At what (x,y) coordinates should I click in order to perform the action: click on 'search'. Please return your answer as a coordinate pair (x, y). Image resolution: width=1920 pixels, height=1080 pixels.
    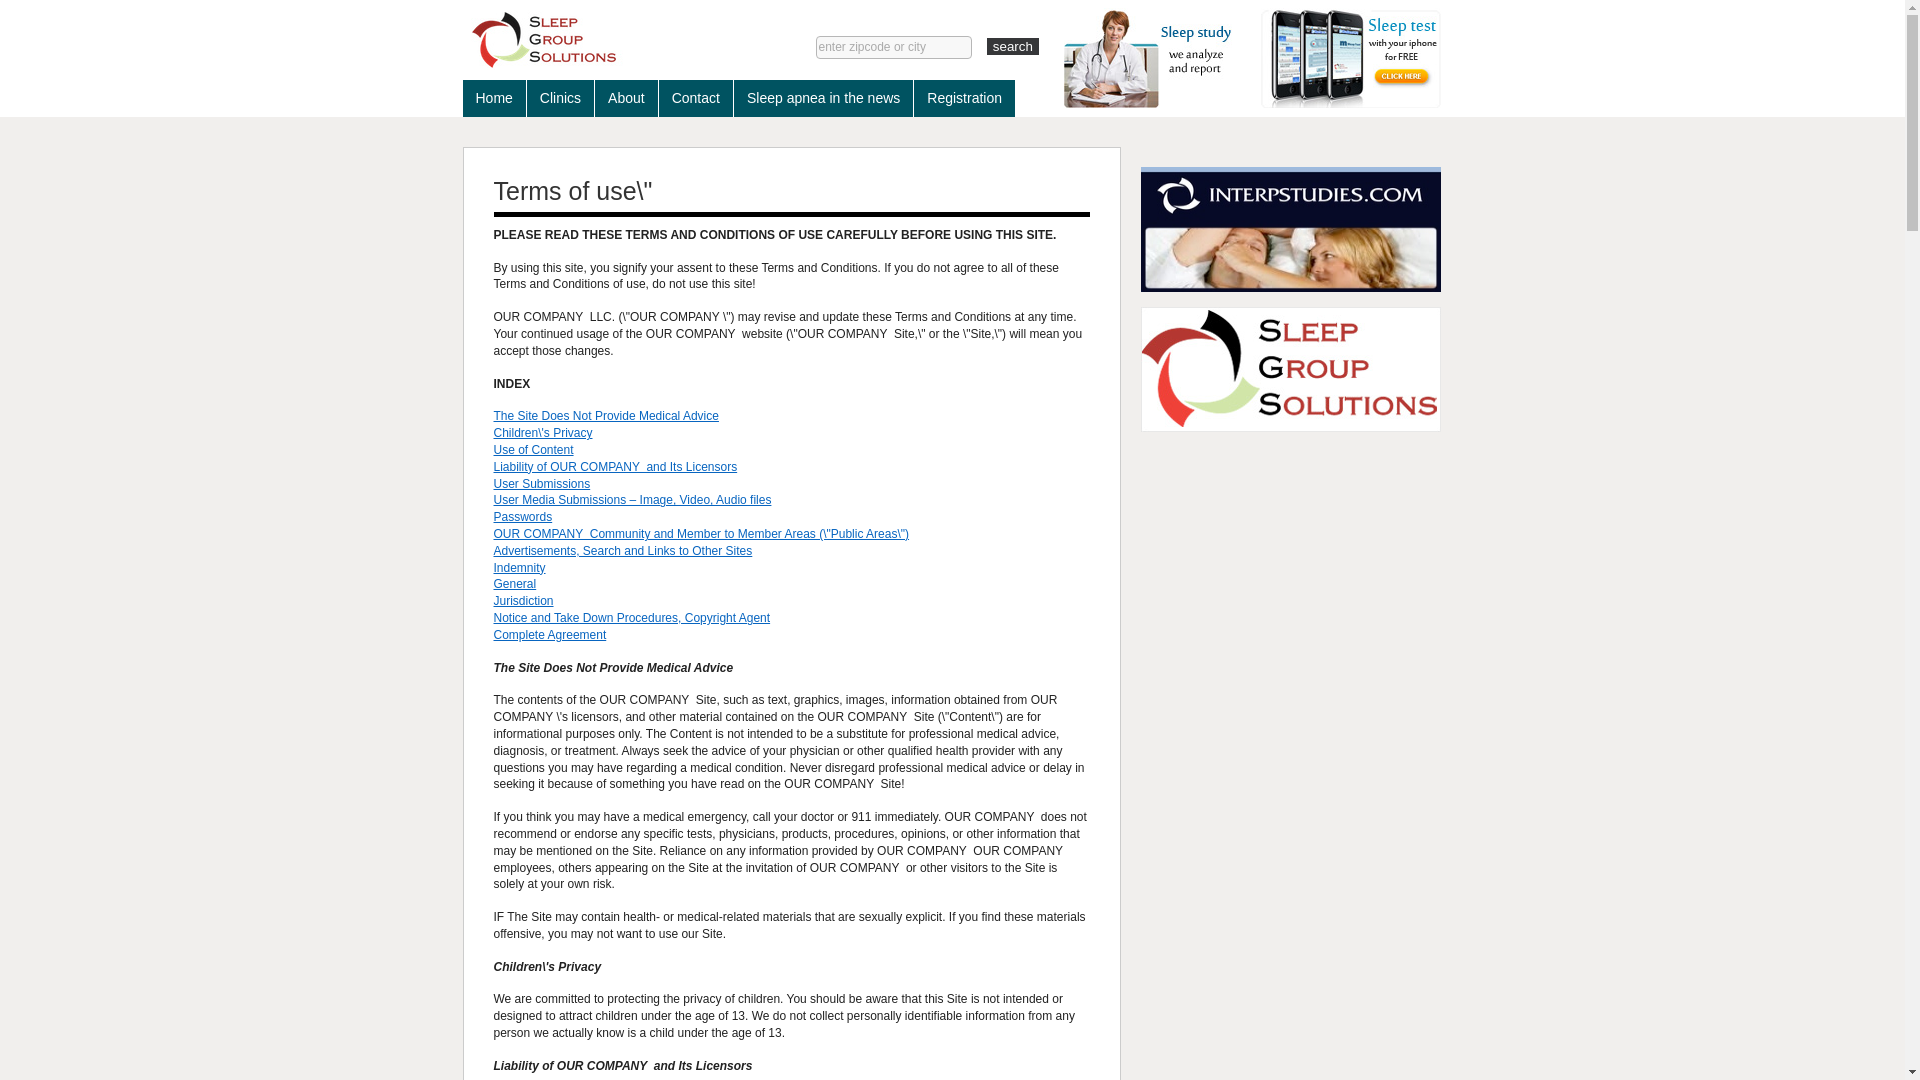
    Looking at the image, I should click on (987, 45).